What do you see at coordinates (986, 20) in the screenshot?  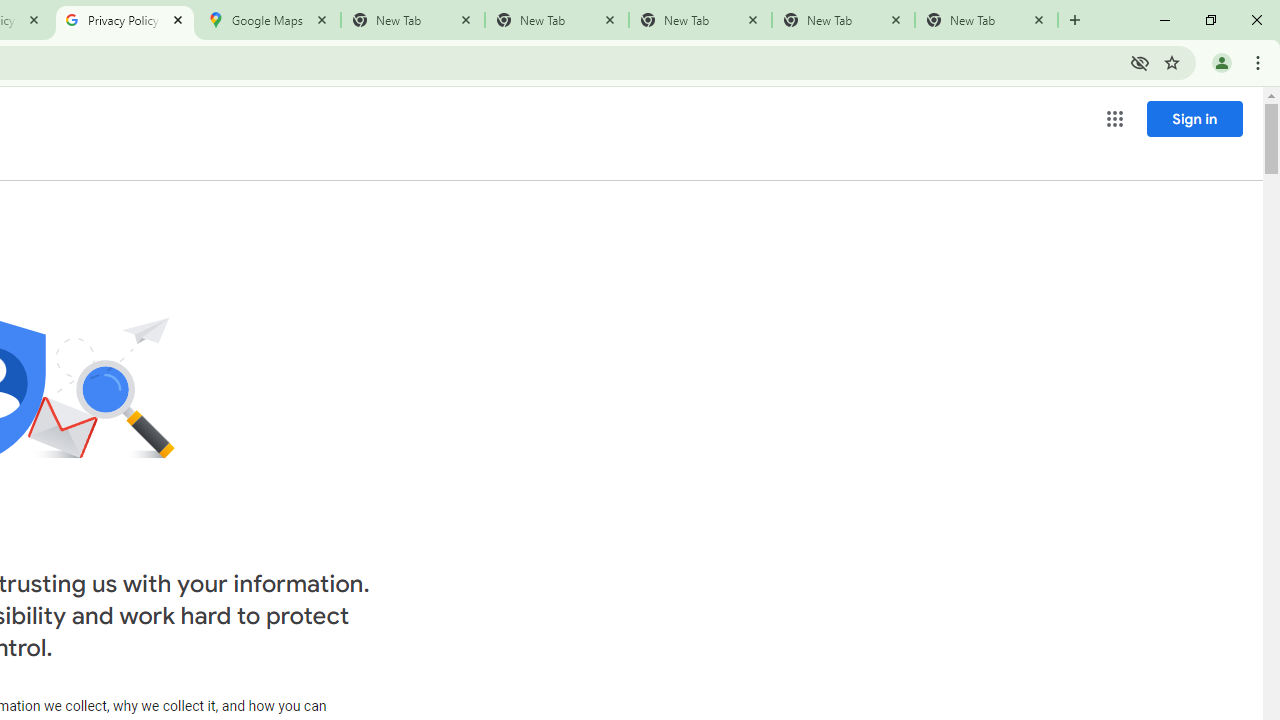 I see `'New Tab'` at bounding box center [986, 20].